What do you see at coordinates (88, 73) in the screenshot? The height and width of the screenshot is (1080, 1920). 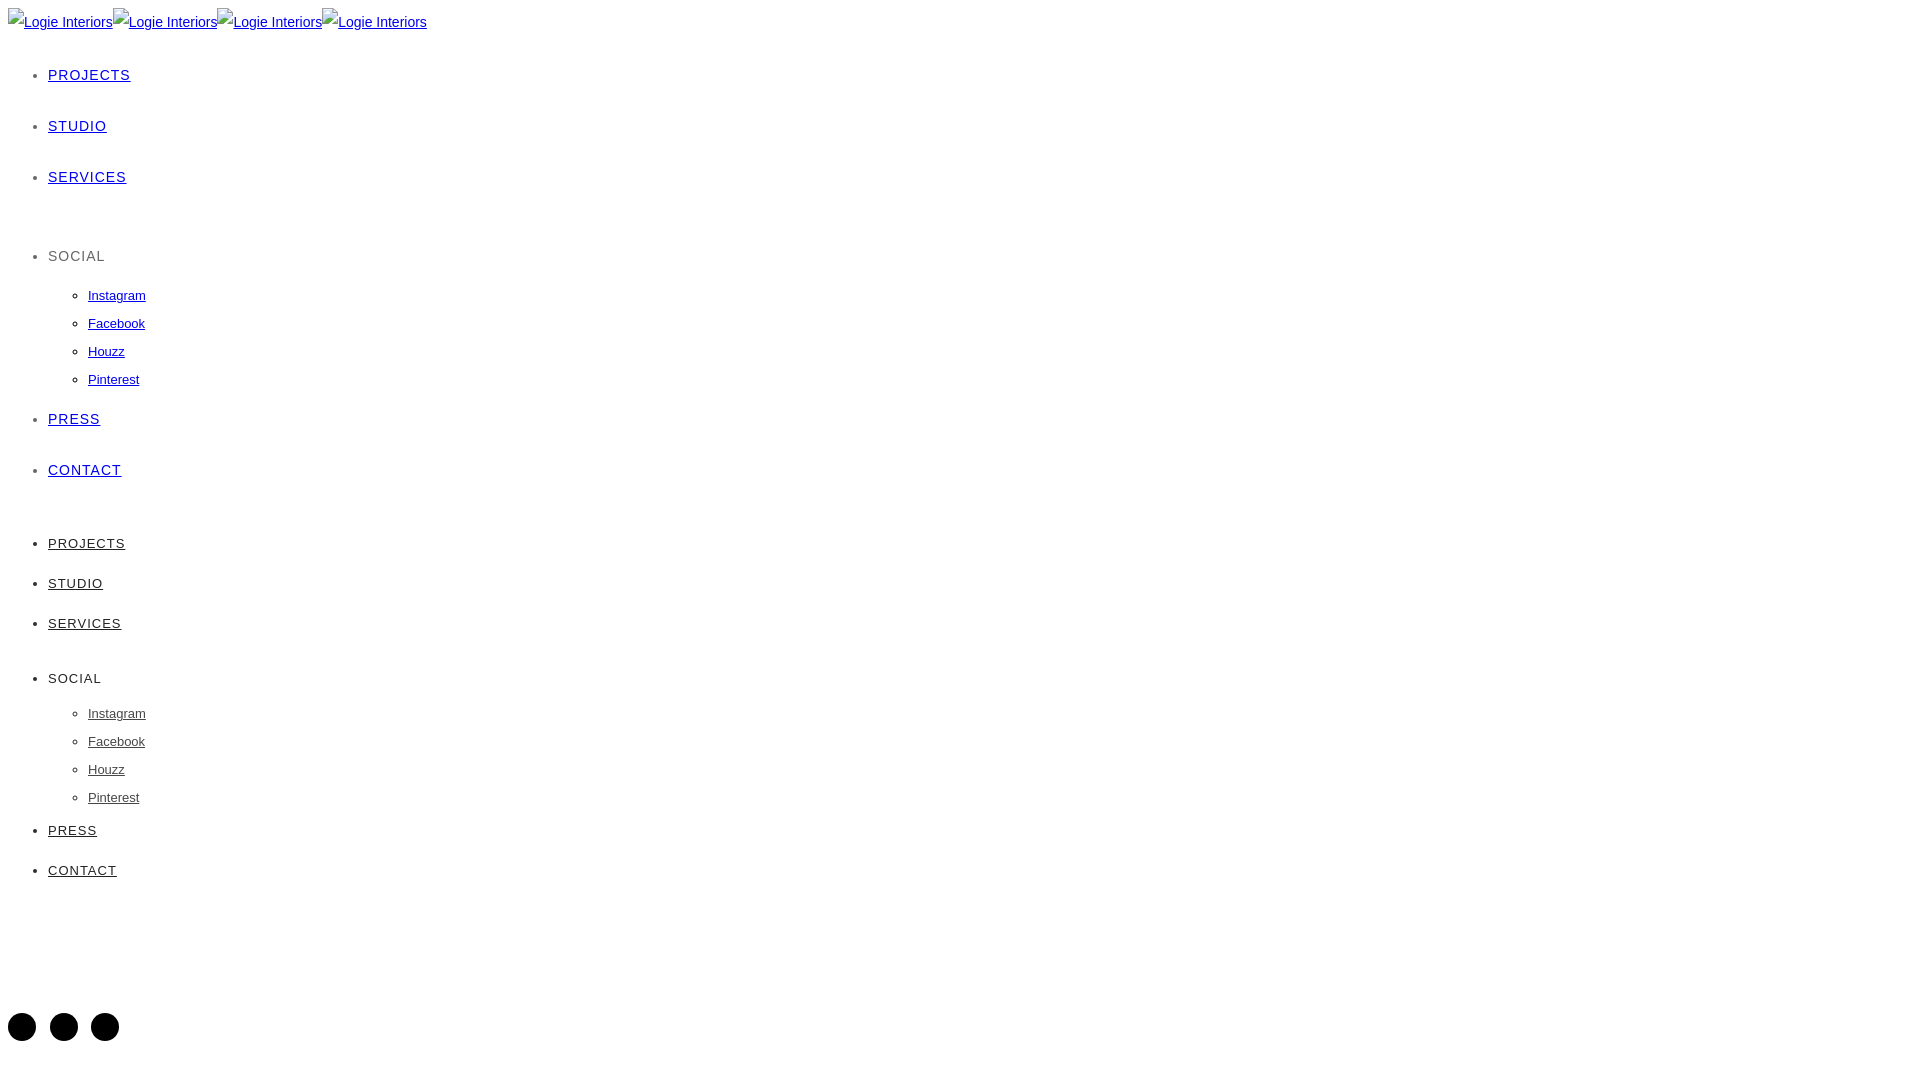 I see `'PROJECTS'` at bounding box center [88, 73].